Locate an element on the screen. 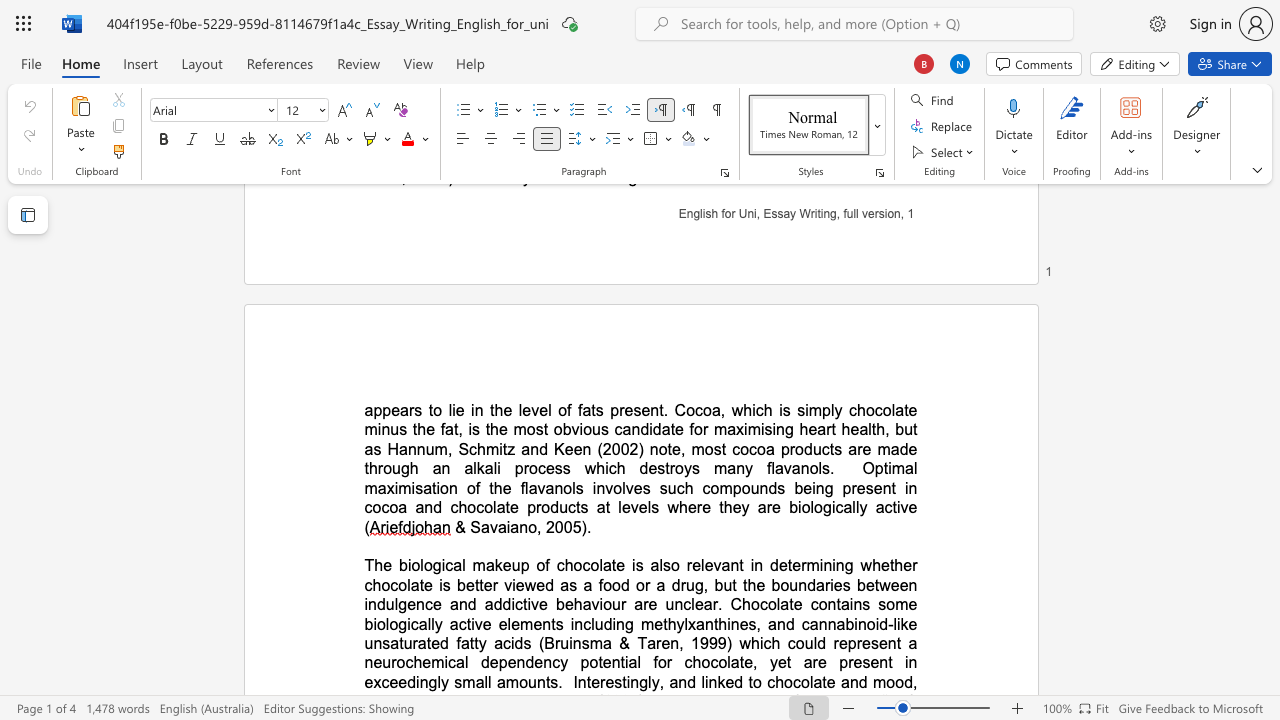 The image size is (1280, 720). the 3th character "l" in the text is located at coordinates (600, 565).